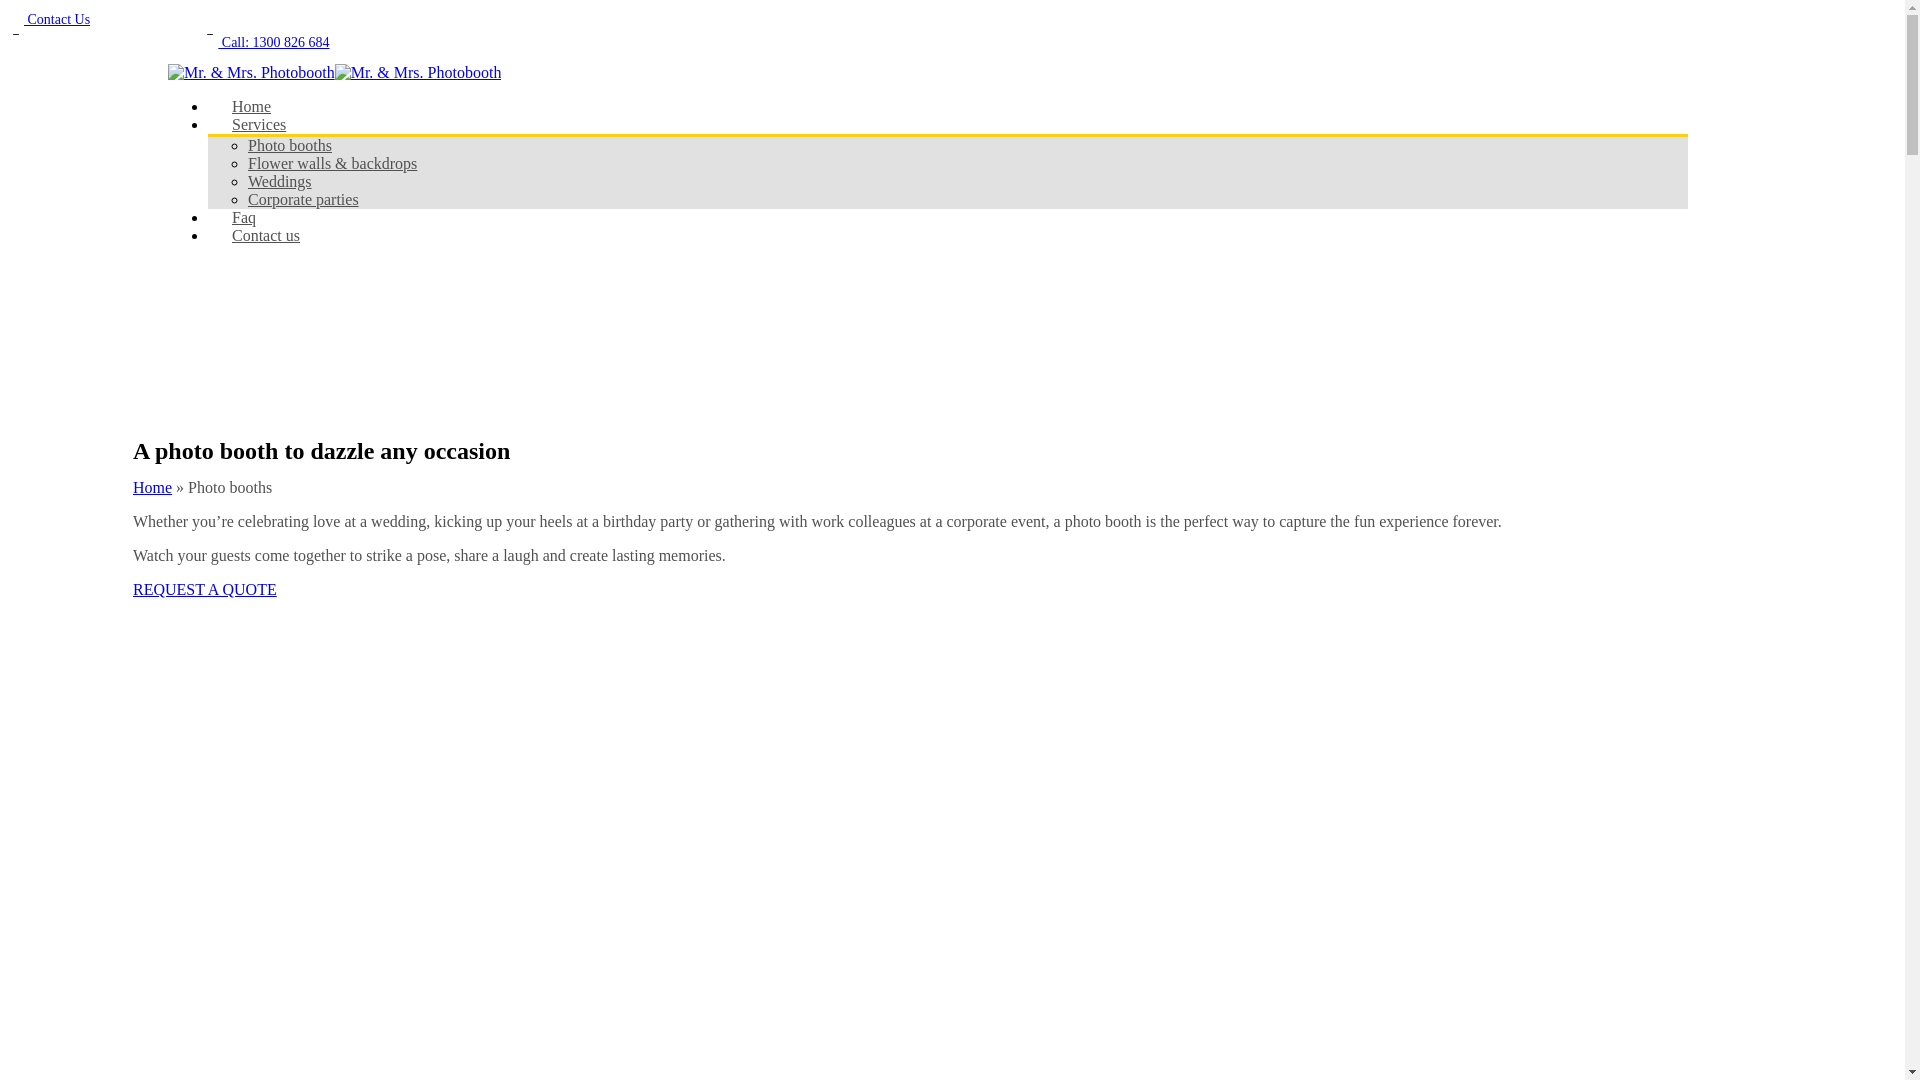 The image size is (1920, 1080). Describe the element at coordinates (151, 487) in the screenshot. I see `'Home'` at that location.